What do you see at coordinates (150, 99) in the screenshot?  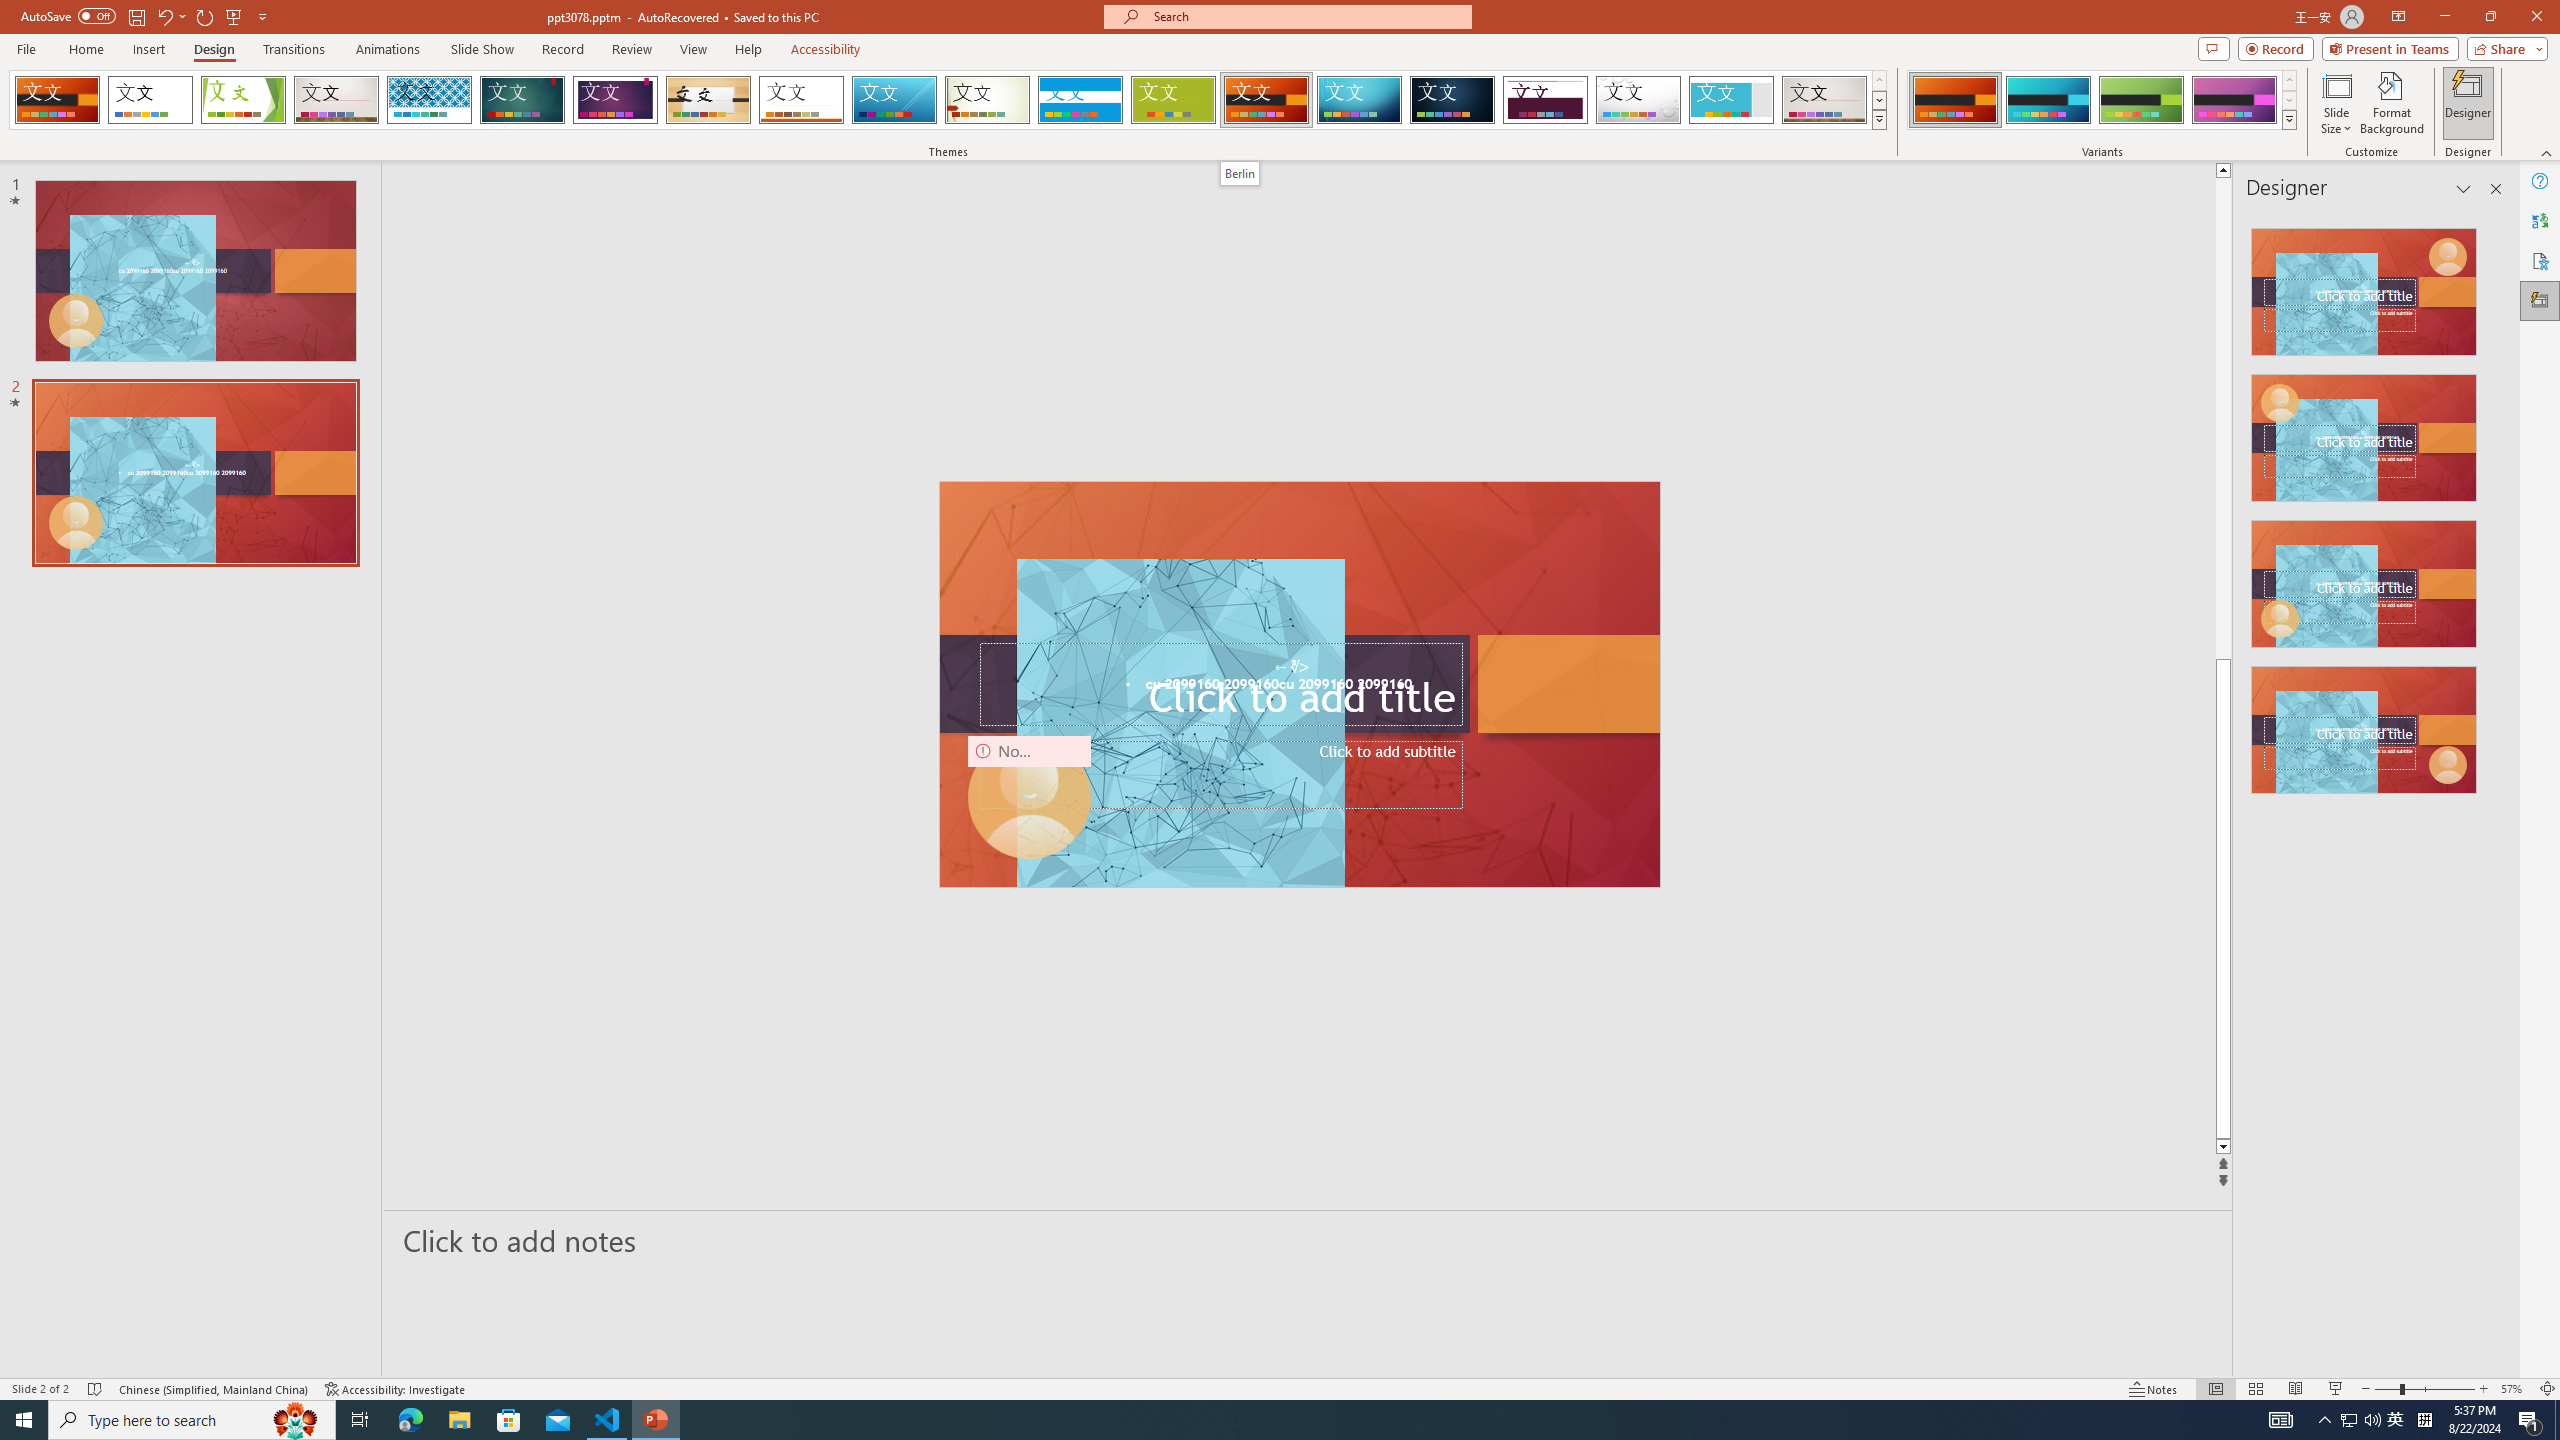 I see `'Office Theme'` at bounding box center [150, 99].